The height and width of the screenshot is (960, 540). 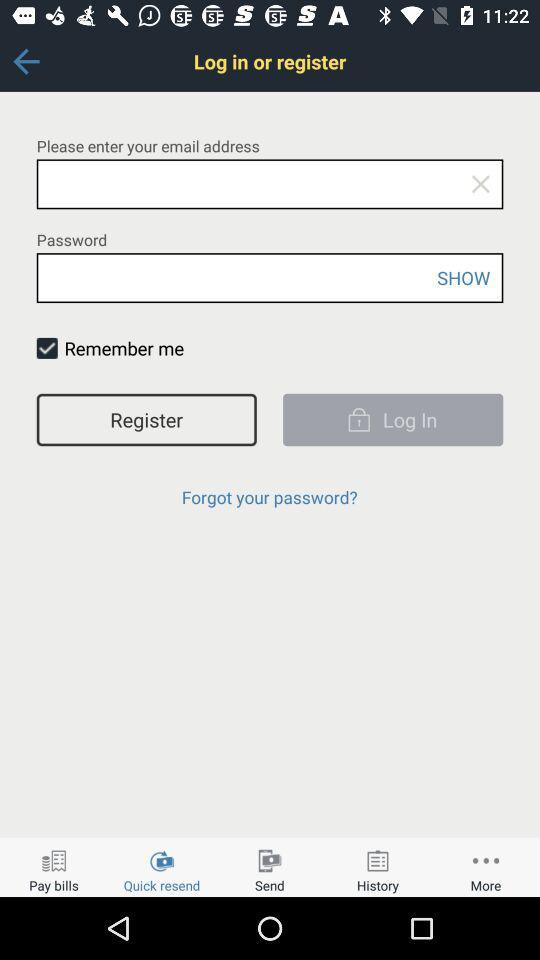 I want to click on the icon above the password icon, so click(x=479, y=184).